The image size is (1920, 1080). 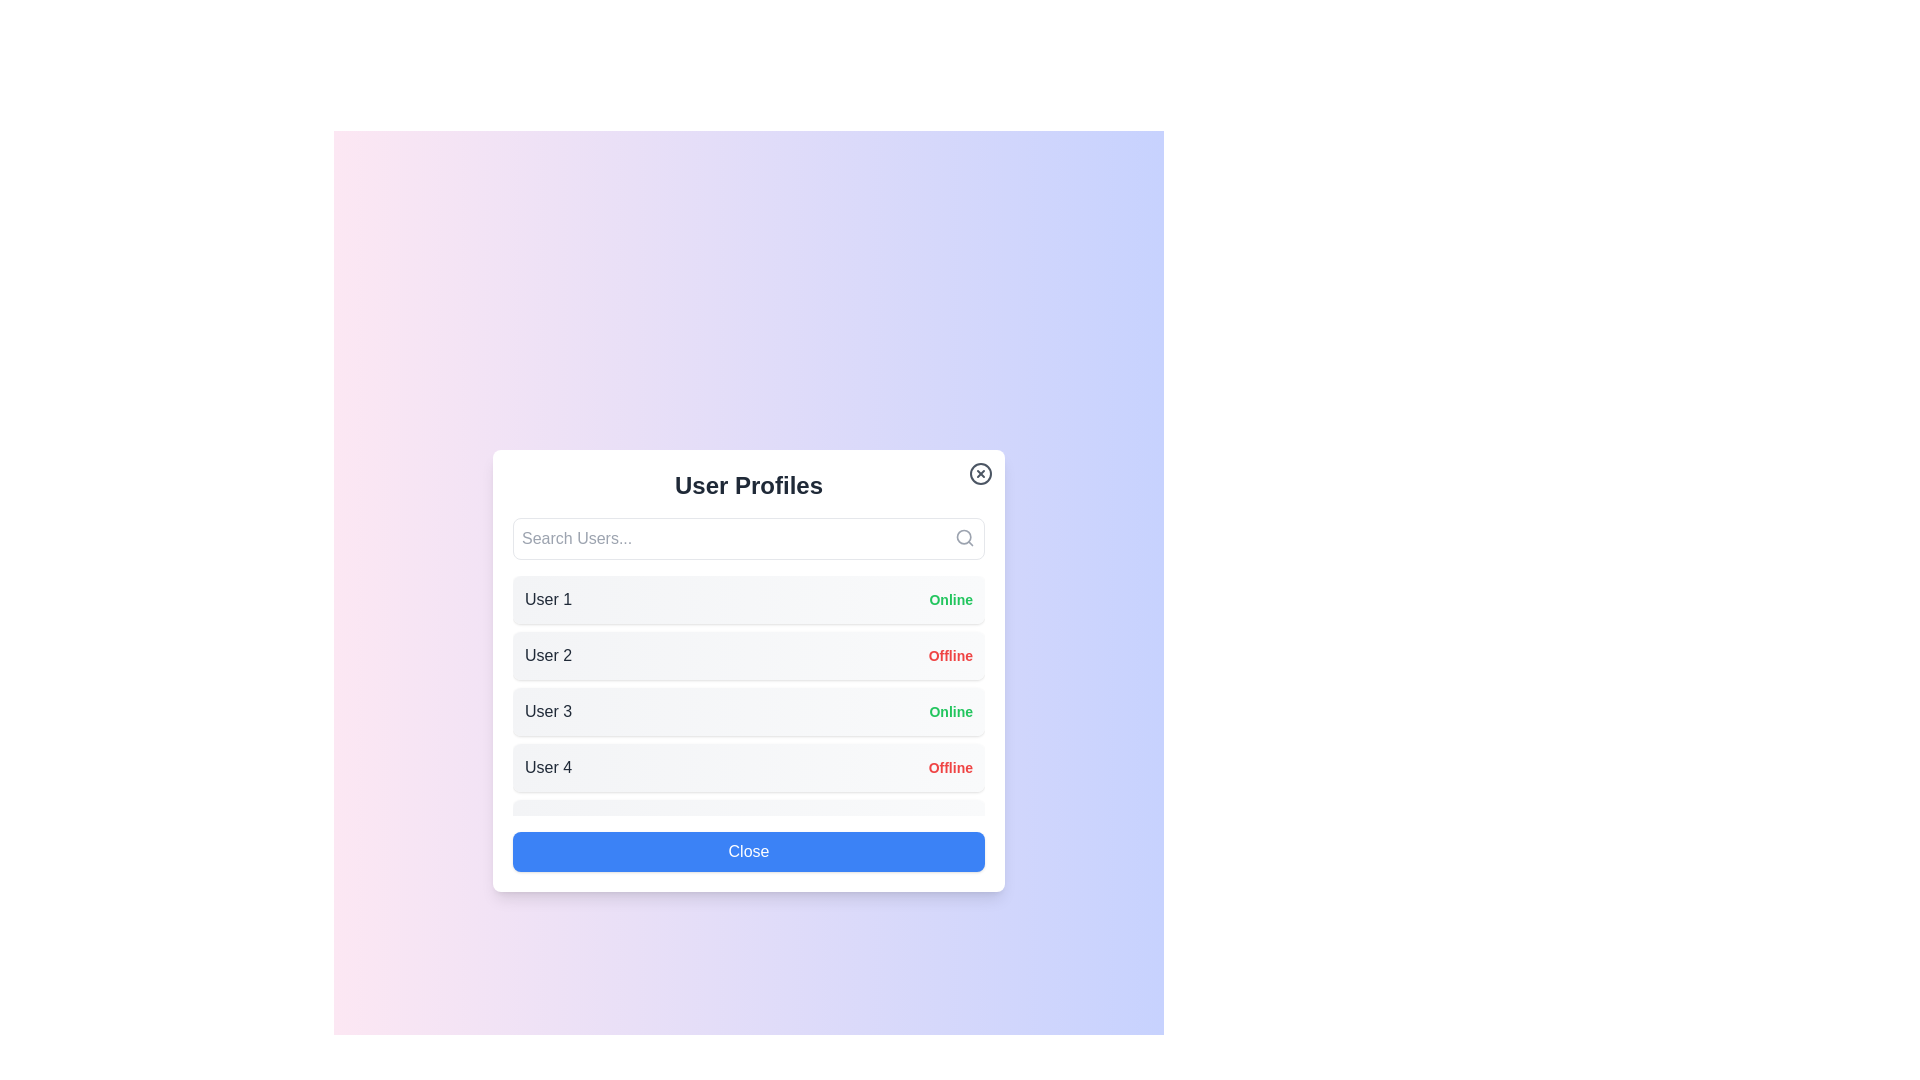 What do you see at coordinates (747, 852) in the screenshot?
I see `the button to close the dialog` at bounding box center [747, 852].